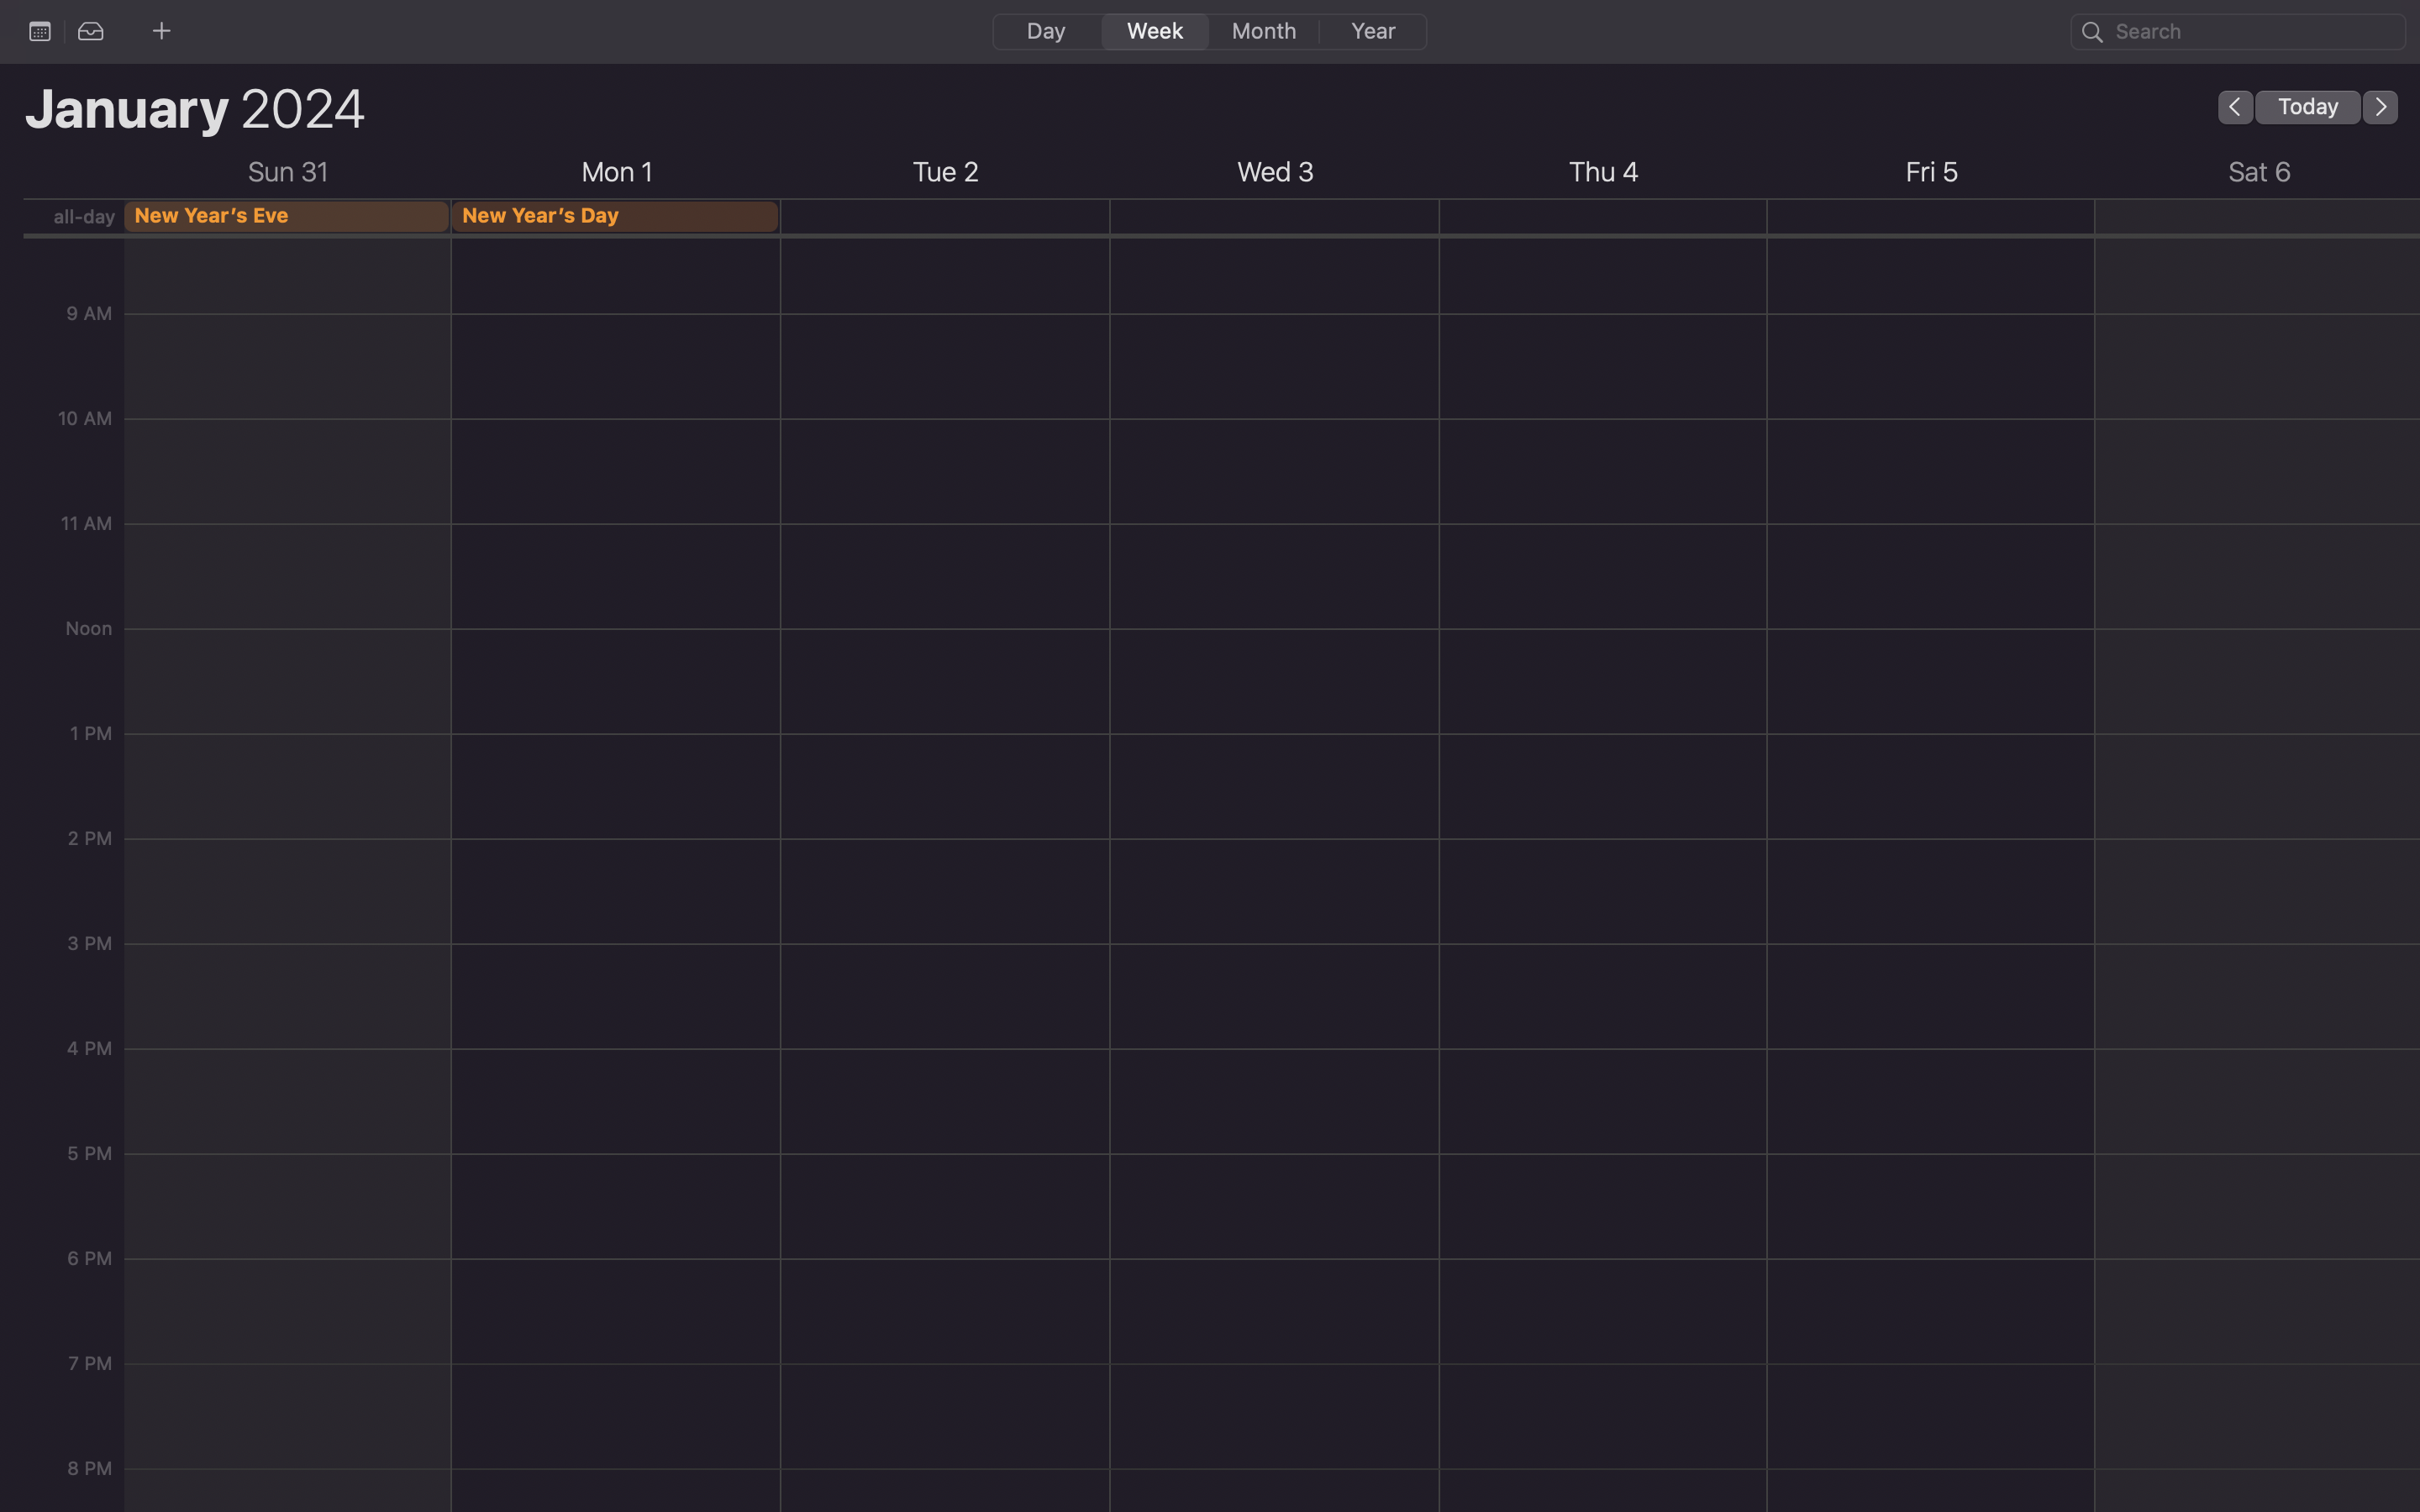 This screenshot has height=1512, width=2420. Describe the element at coordinates (944, 333) in the screenshot. I see `Schedule an itinerary on Monday from 11am till 4:30 pm` at that location.